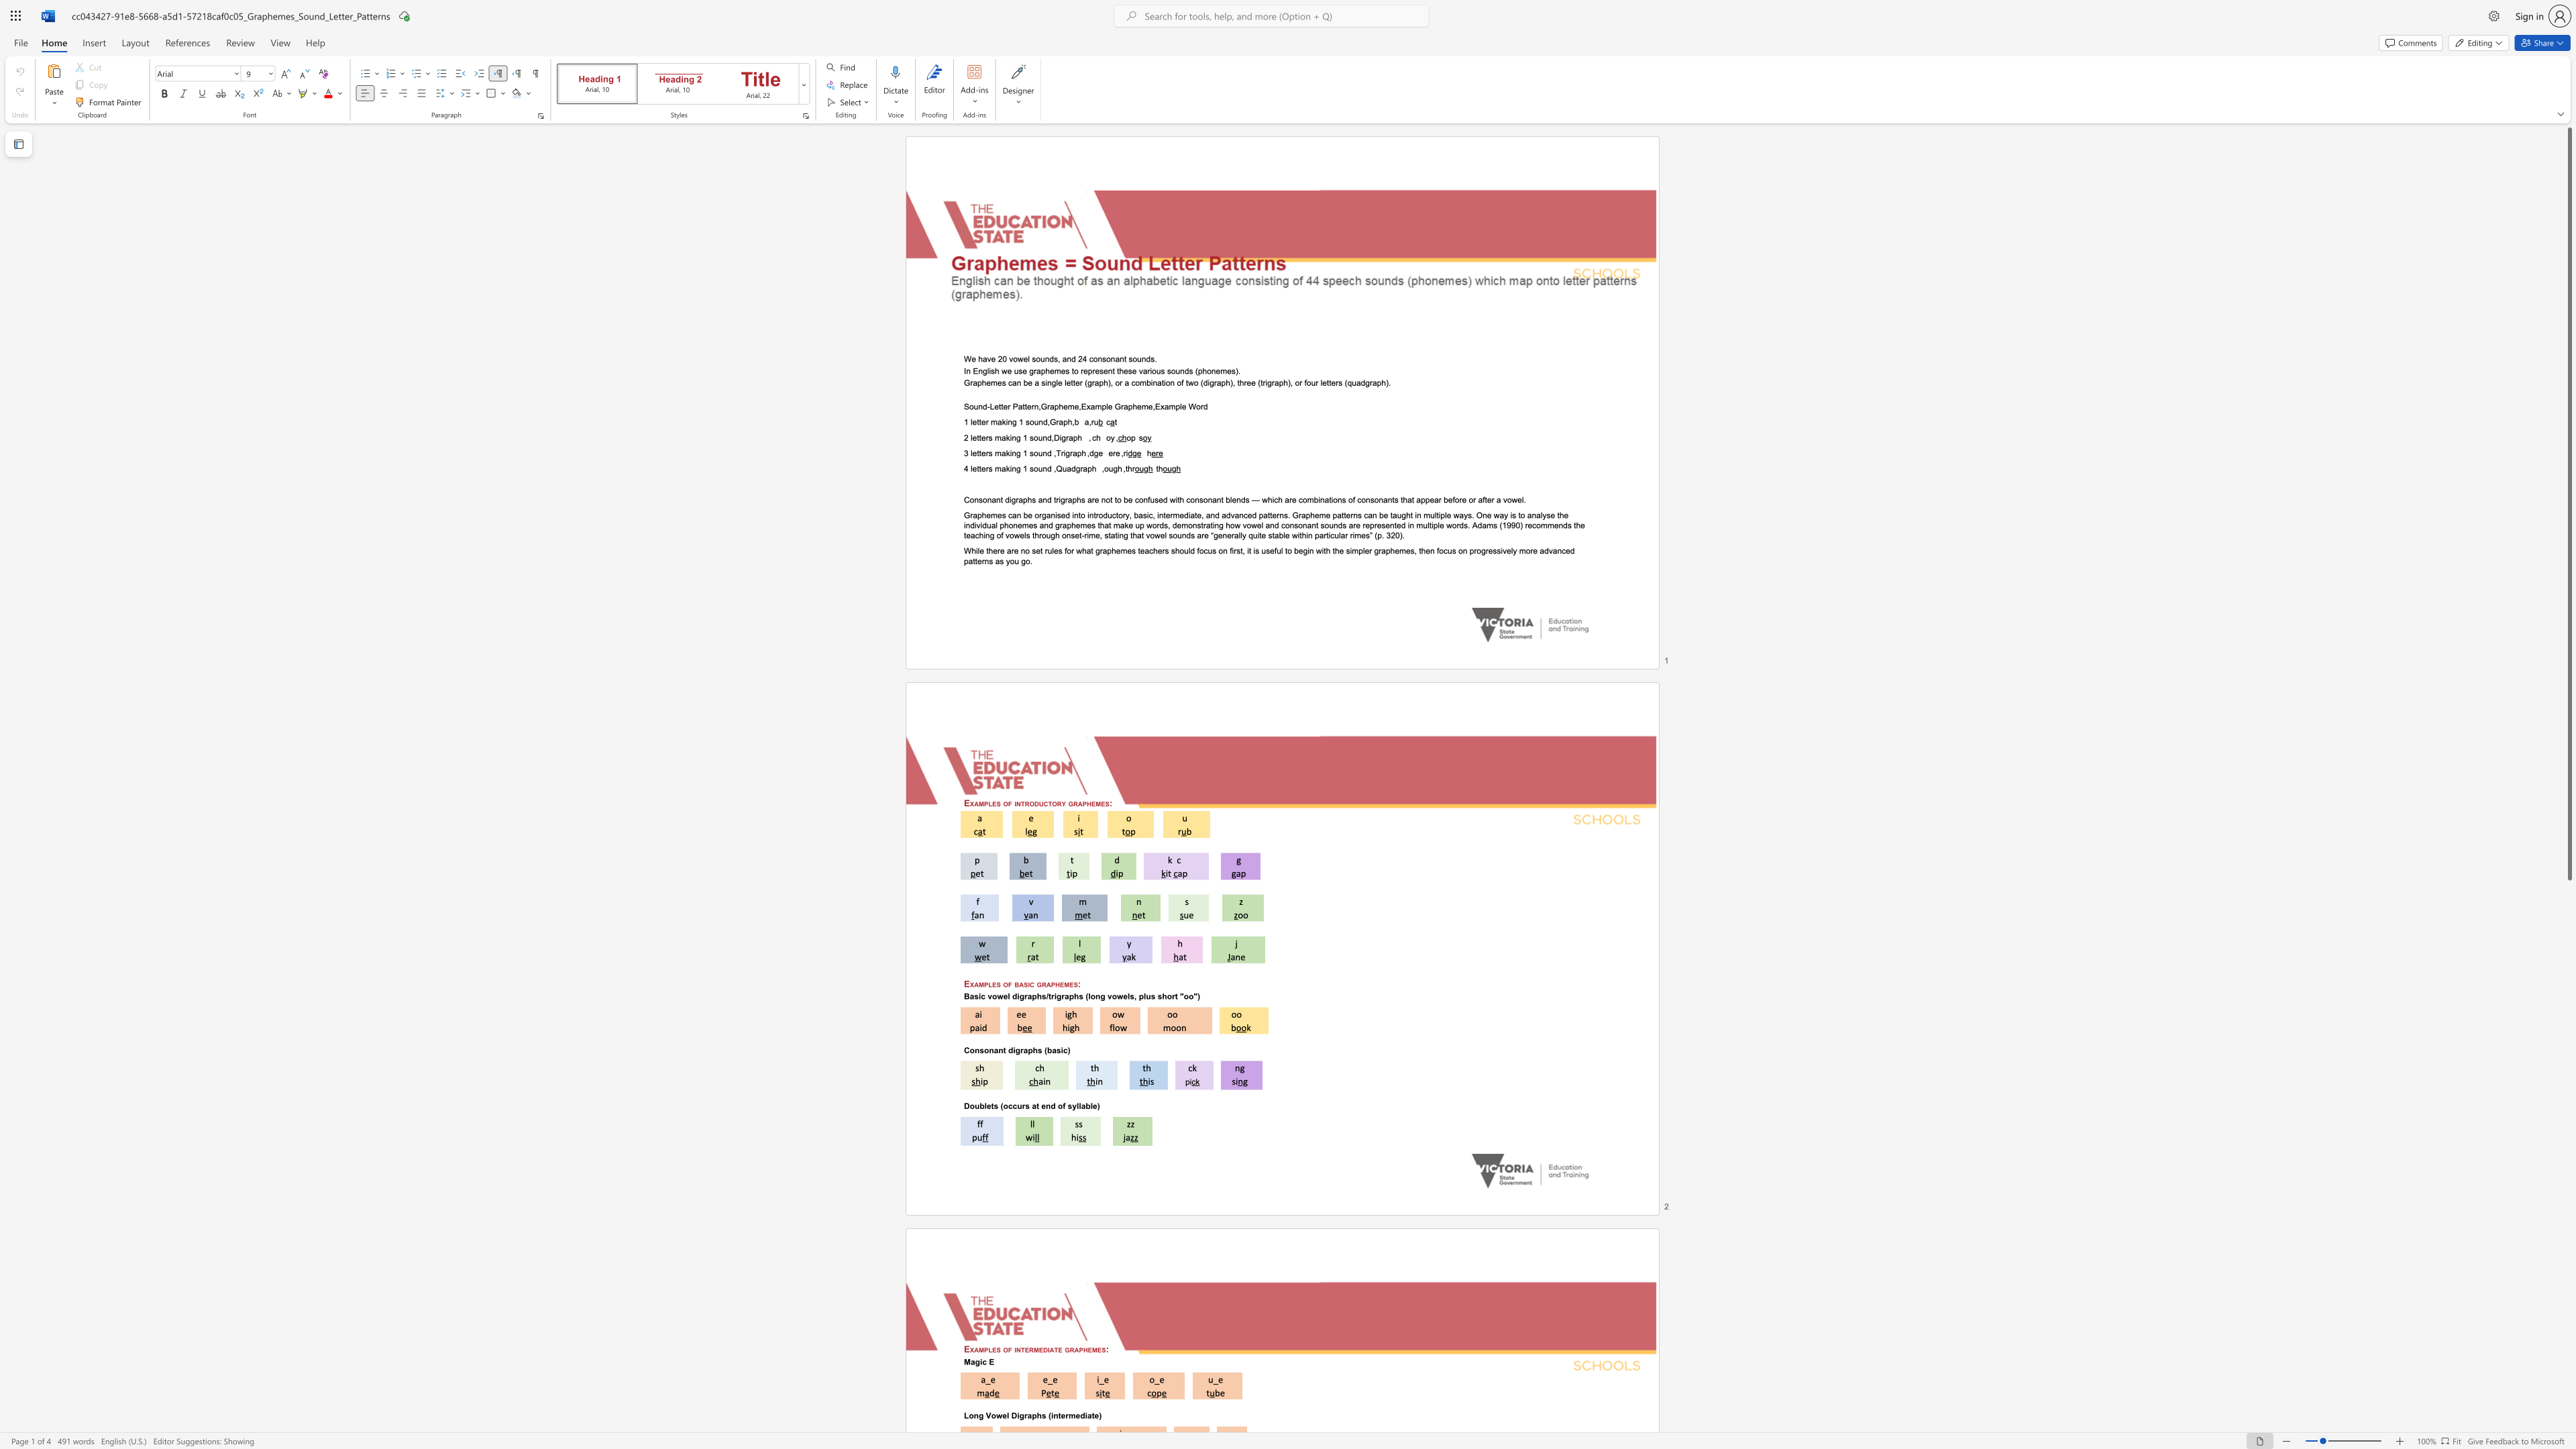  What do you see at coordinates (2568, 1234) in the screenshot?
I see `the scrollbar to scroll the page down` at bounding box center [2568, 1234].